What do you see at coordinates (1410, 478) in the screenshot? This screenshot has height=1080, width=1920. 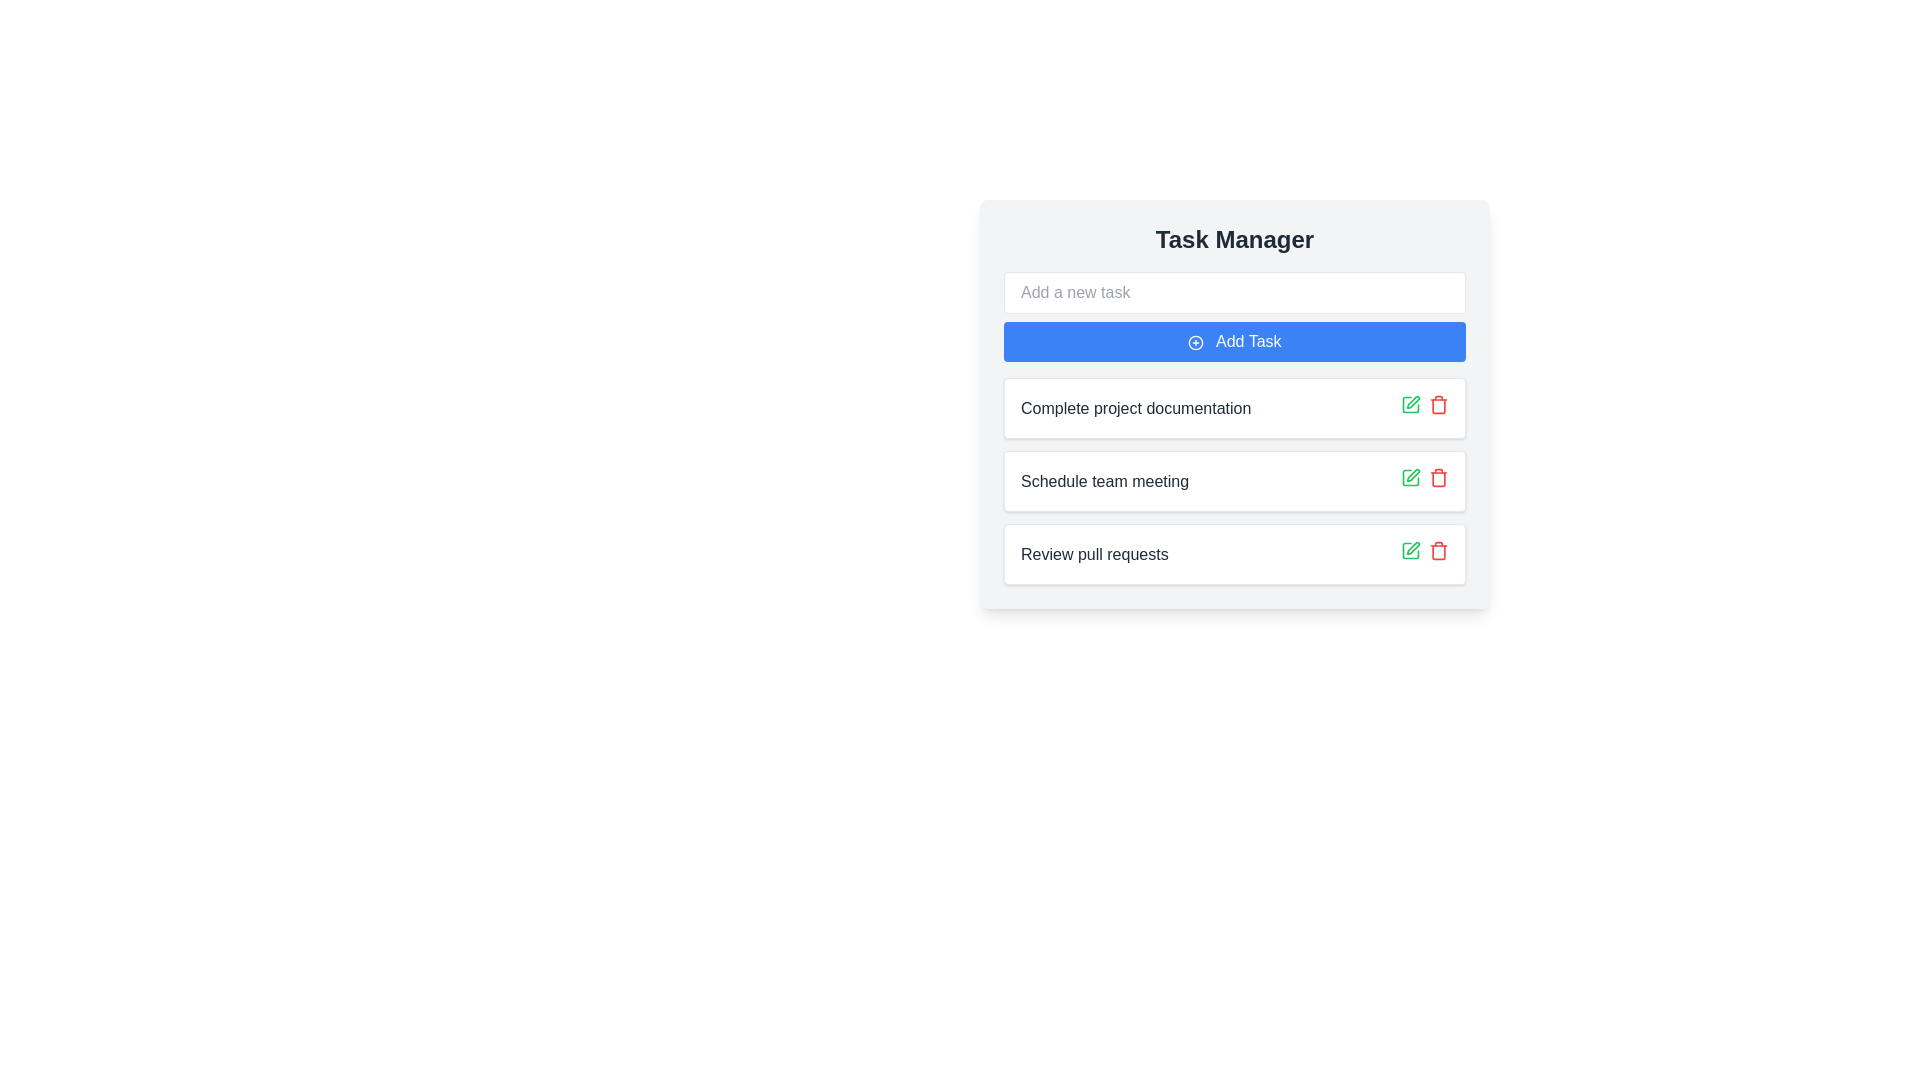 I see `the green pen icon button located in the 'Schedule team meeting' task row, positioned to the left of the red trash icon, for keyboard accessibility` at bounding box center [1410, 478].